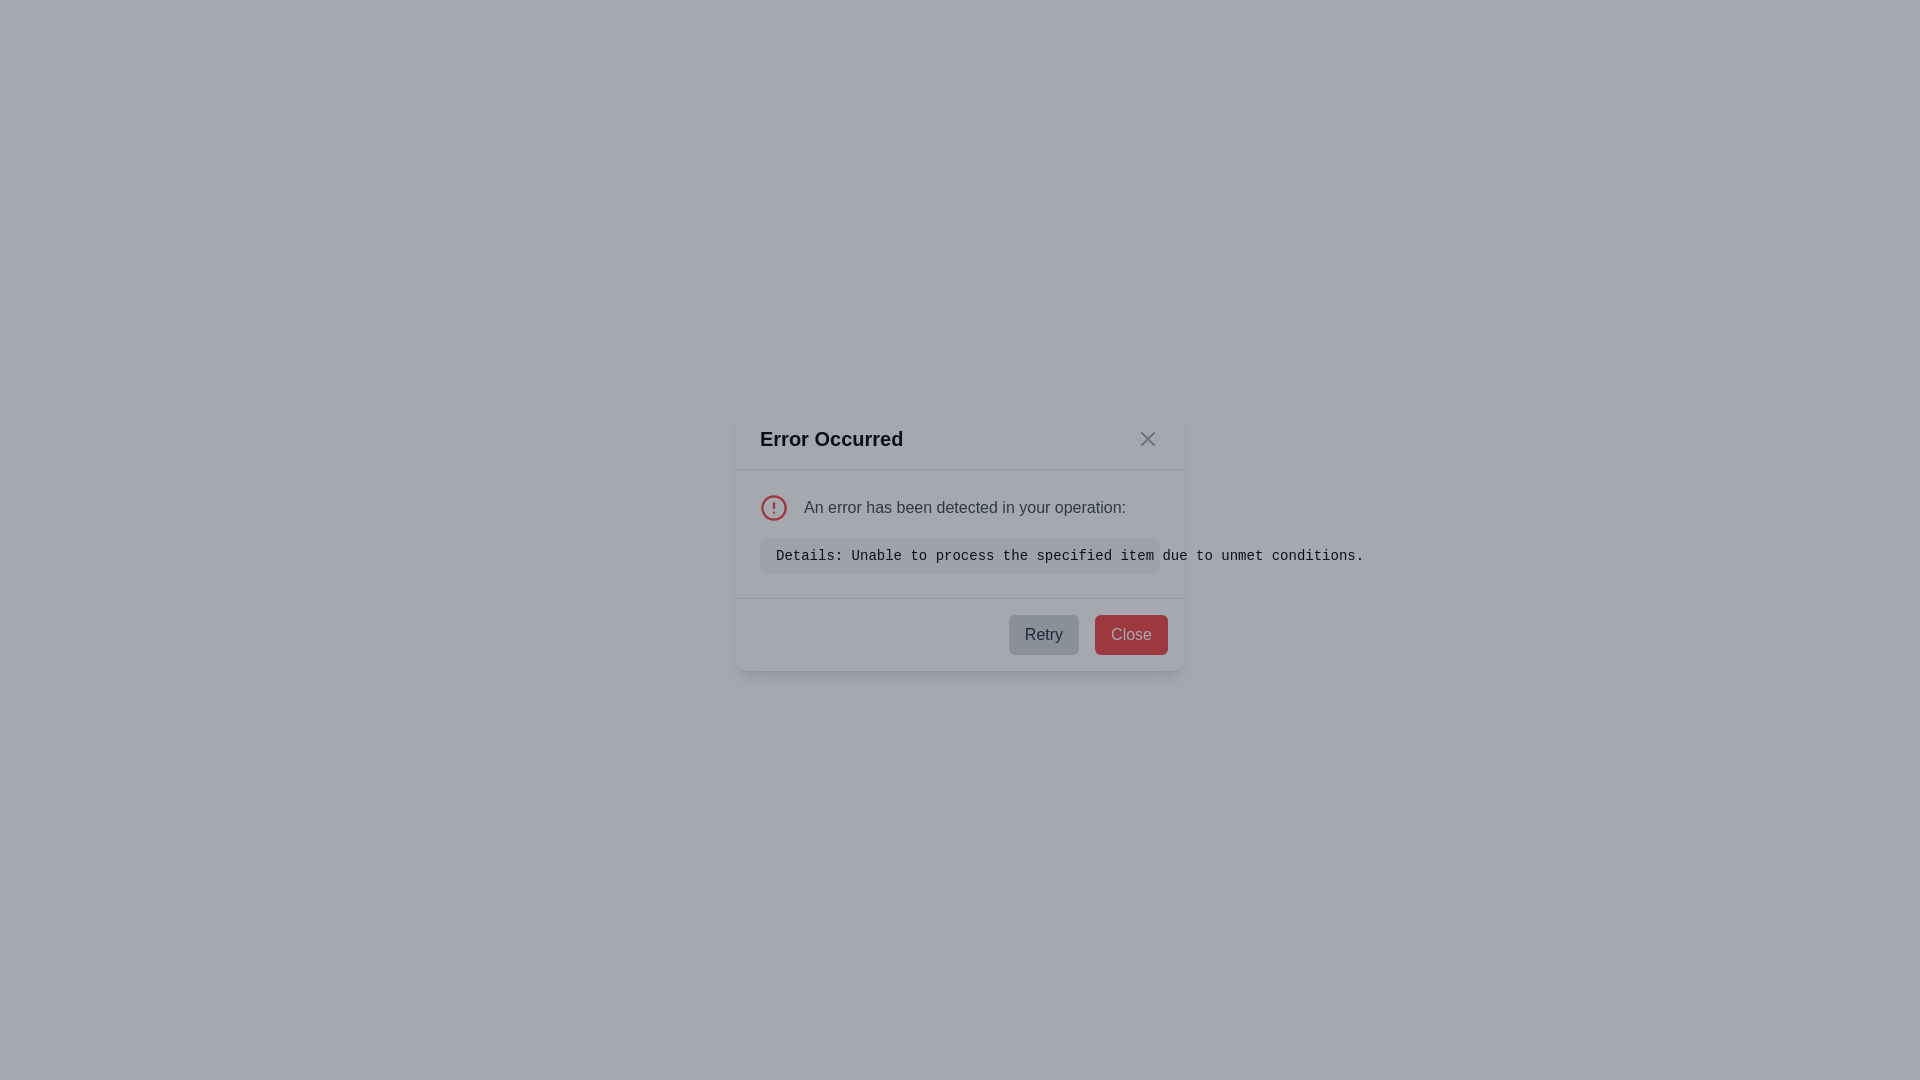 This screenshot has height=1080, width=1920. Describe the element at coordinates (1147, 438) in the screenshot. I see `the close button located in the top-right corner of the modal dialog titled 'Error Occurred' for accessibility navigation` at that location.